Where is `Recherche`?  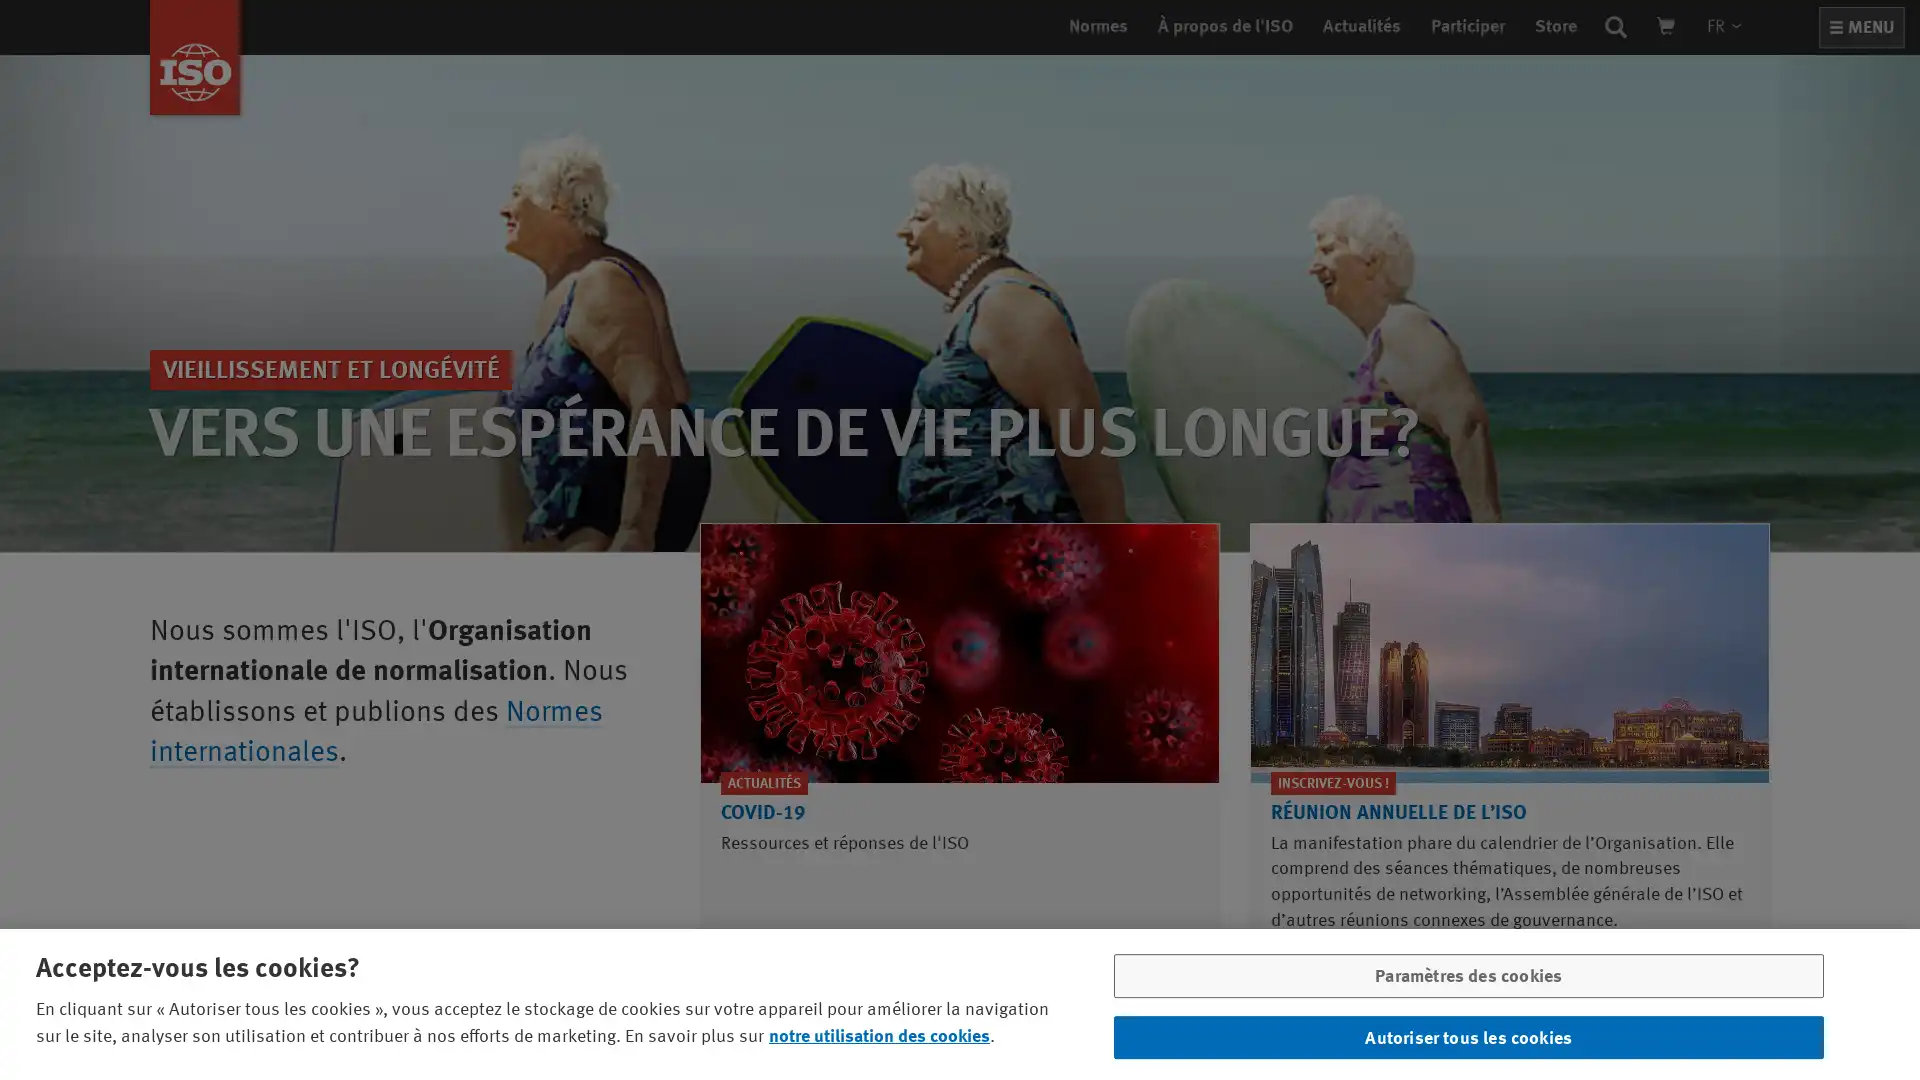
Recherche is located at coordinates (1616, 26).